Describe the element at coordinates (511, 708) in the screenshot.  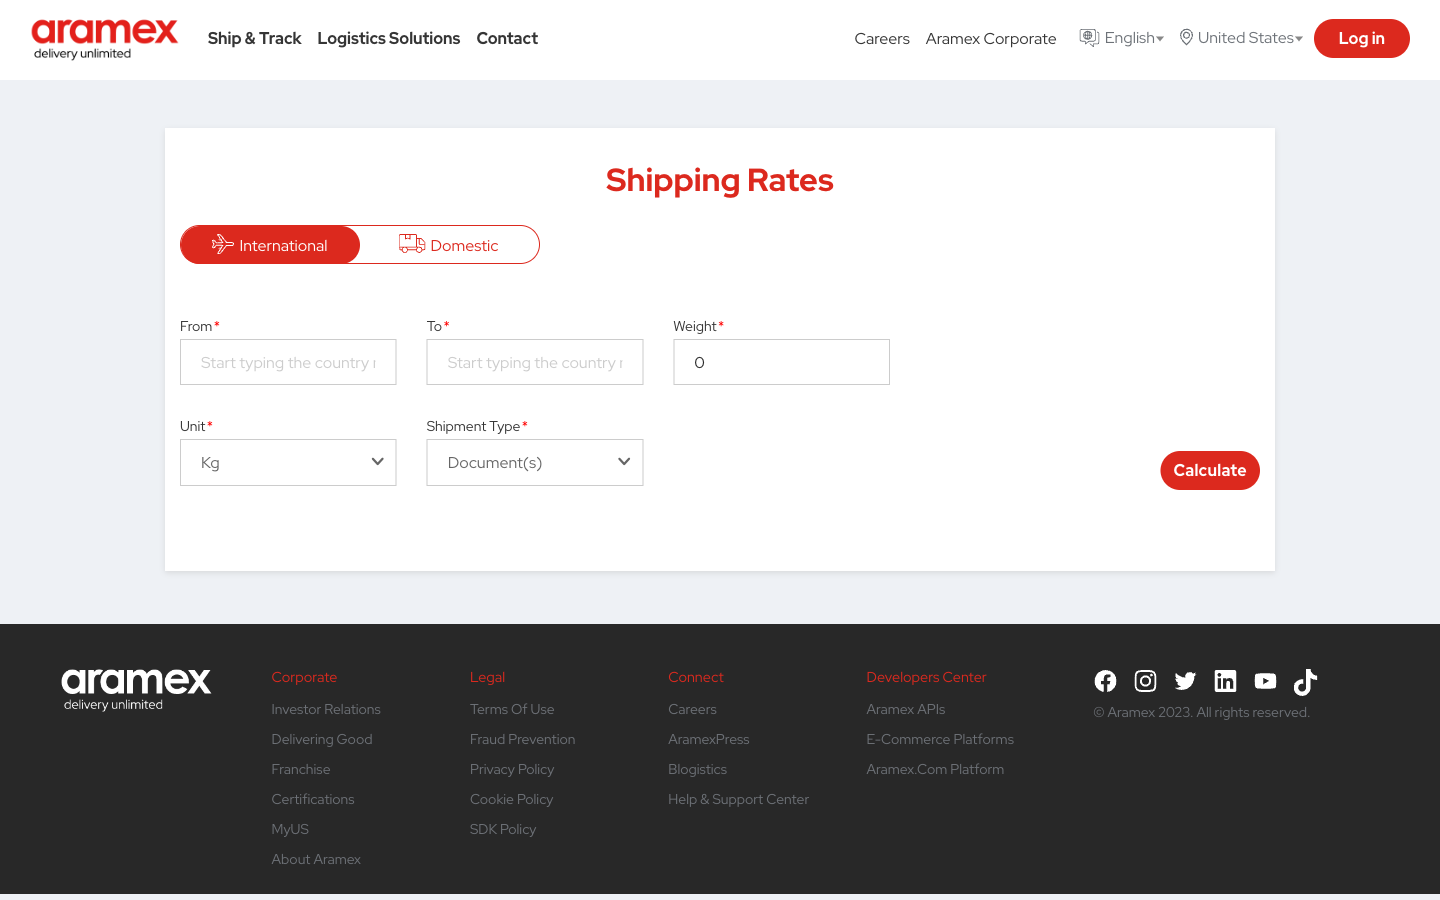
I see `a click on the terms of use tab found beneath the screen within the guidelines subsection` at that location.